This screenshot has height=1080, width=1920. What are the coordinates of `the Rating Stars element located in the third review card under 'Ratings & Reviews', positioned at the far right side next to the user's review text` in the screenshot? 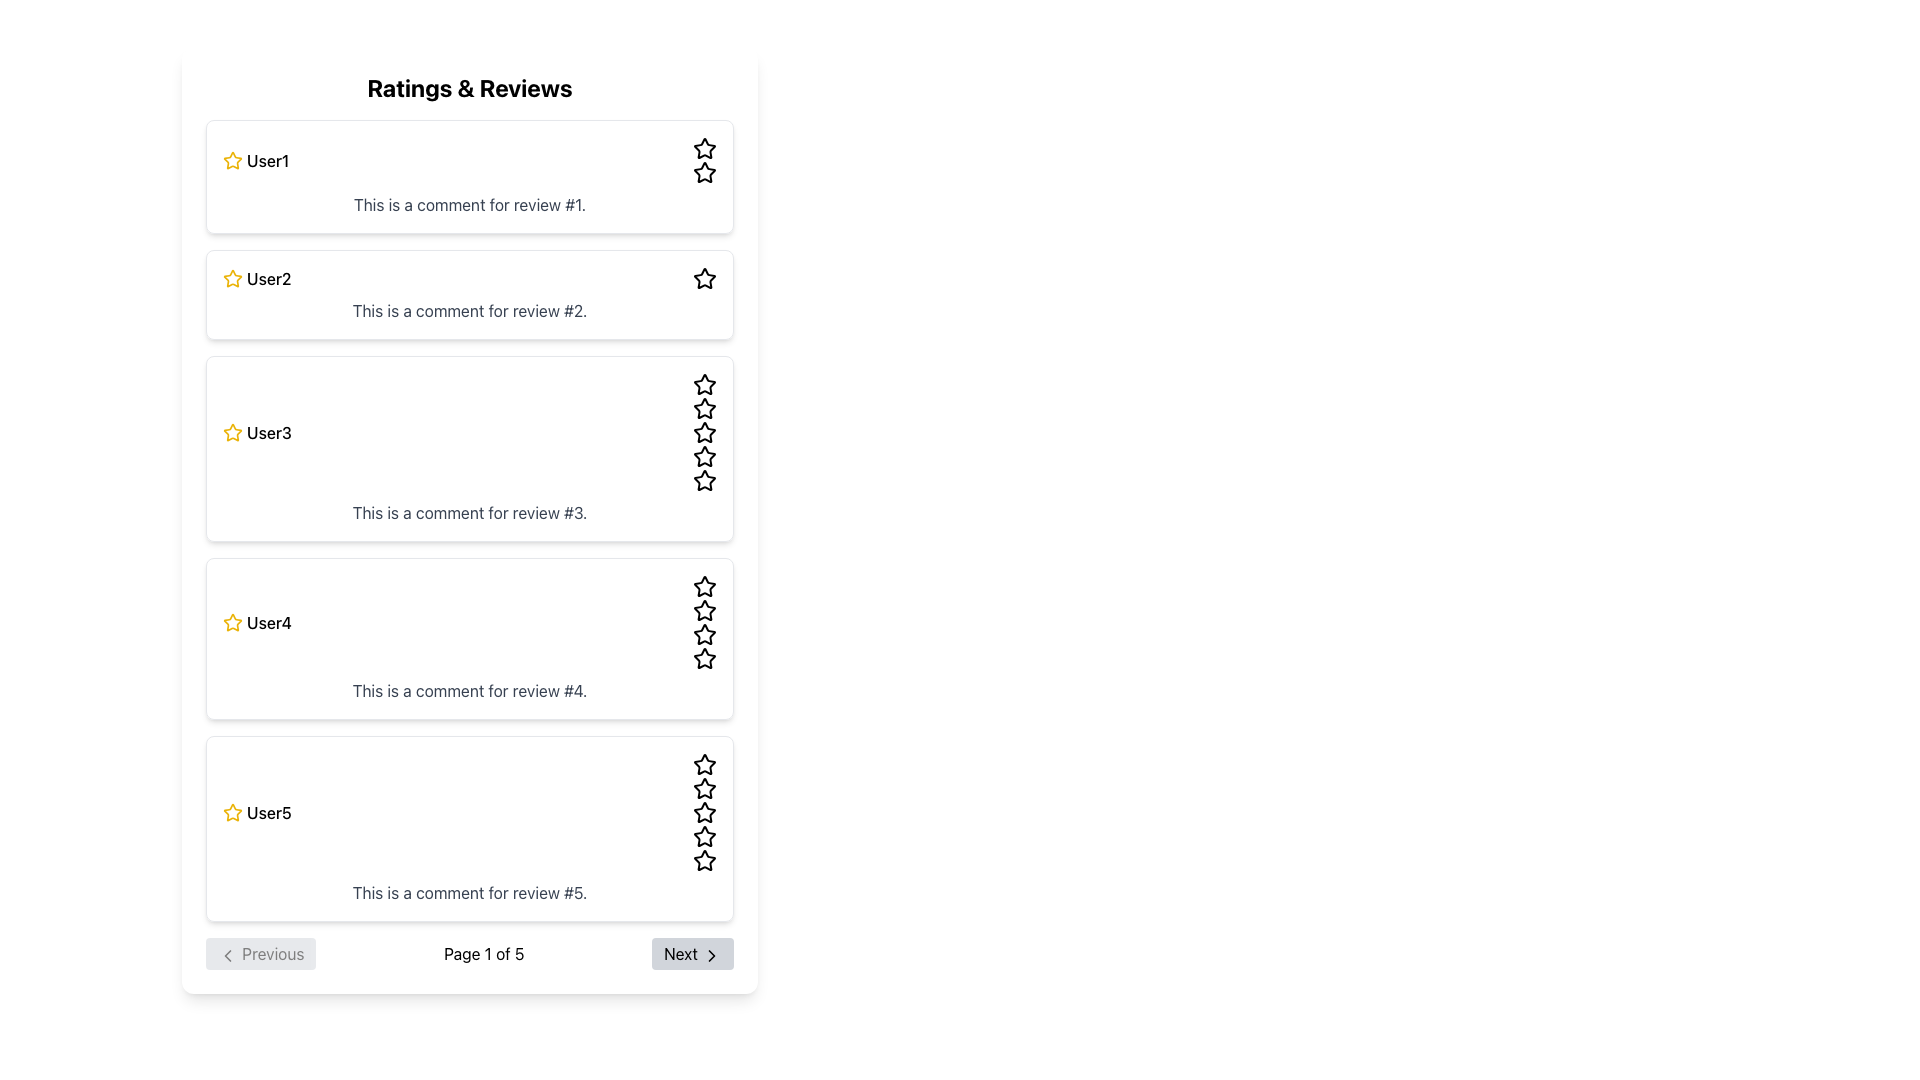 It's located at (705, 431).